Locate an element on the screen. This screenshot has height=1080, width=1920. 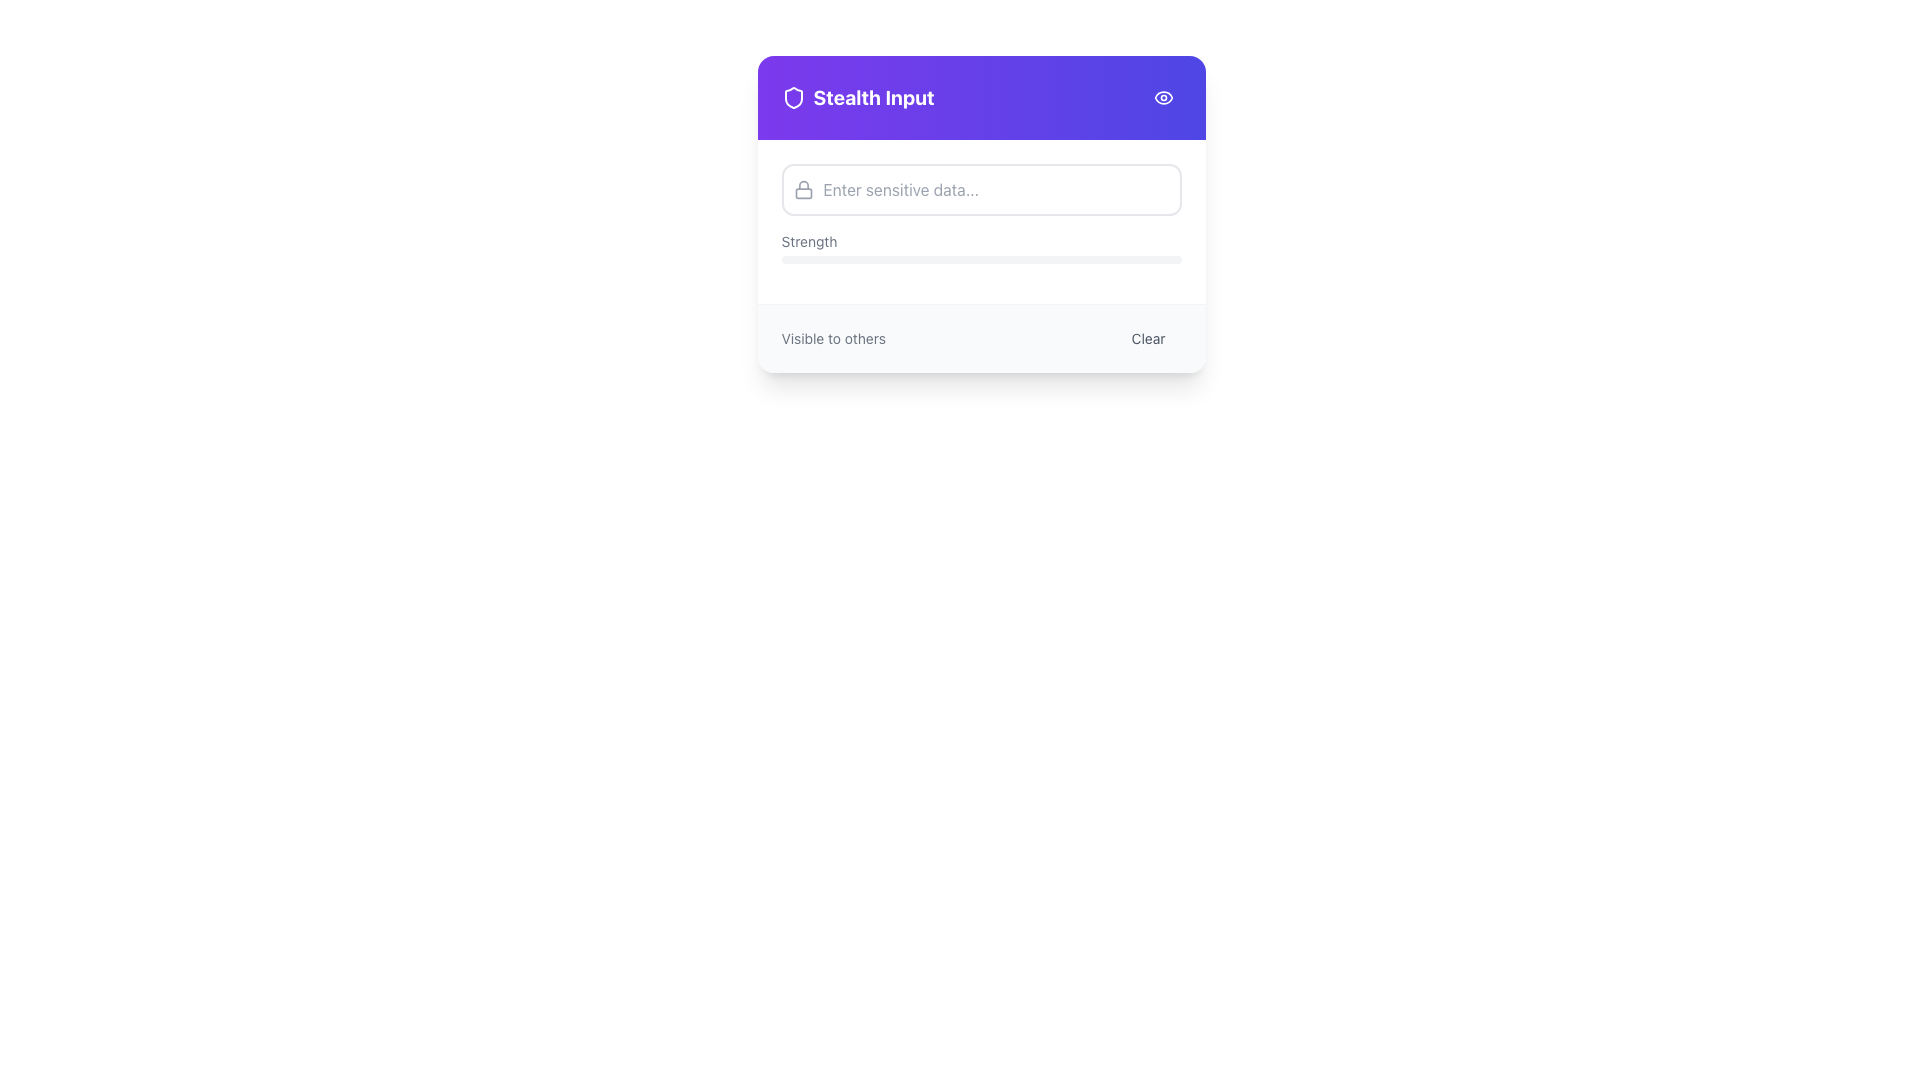
the lock icon representing the security concept located to the left of the placeholder text 'Enter sensitive data...' in the input field is located at coordinates (803, 193).